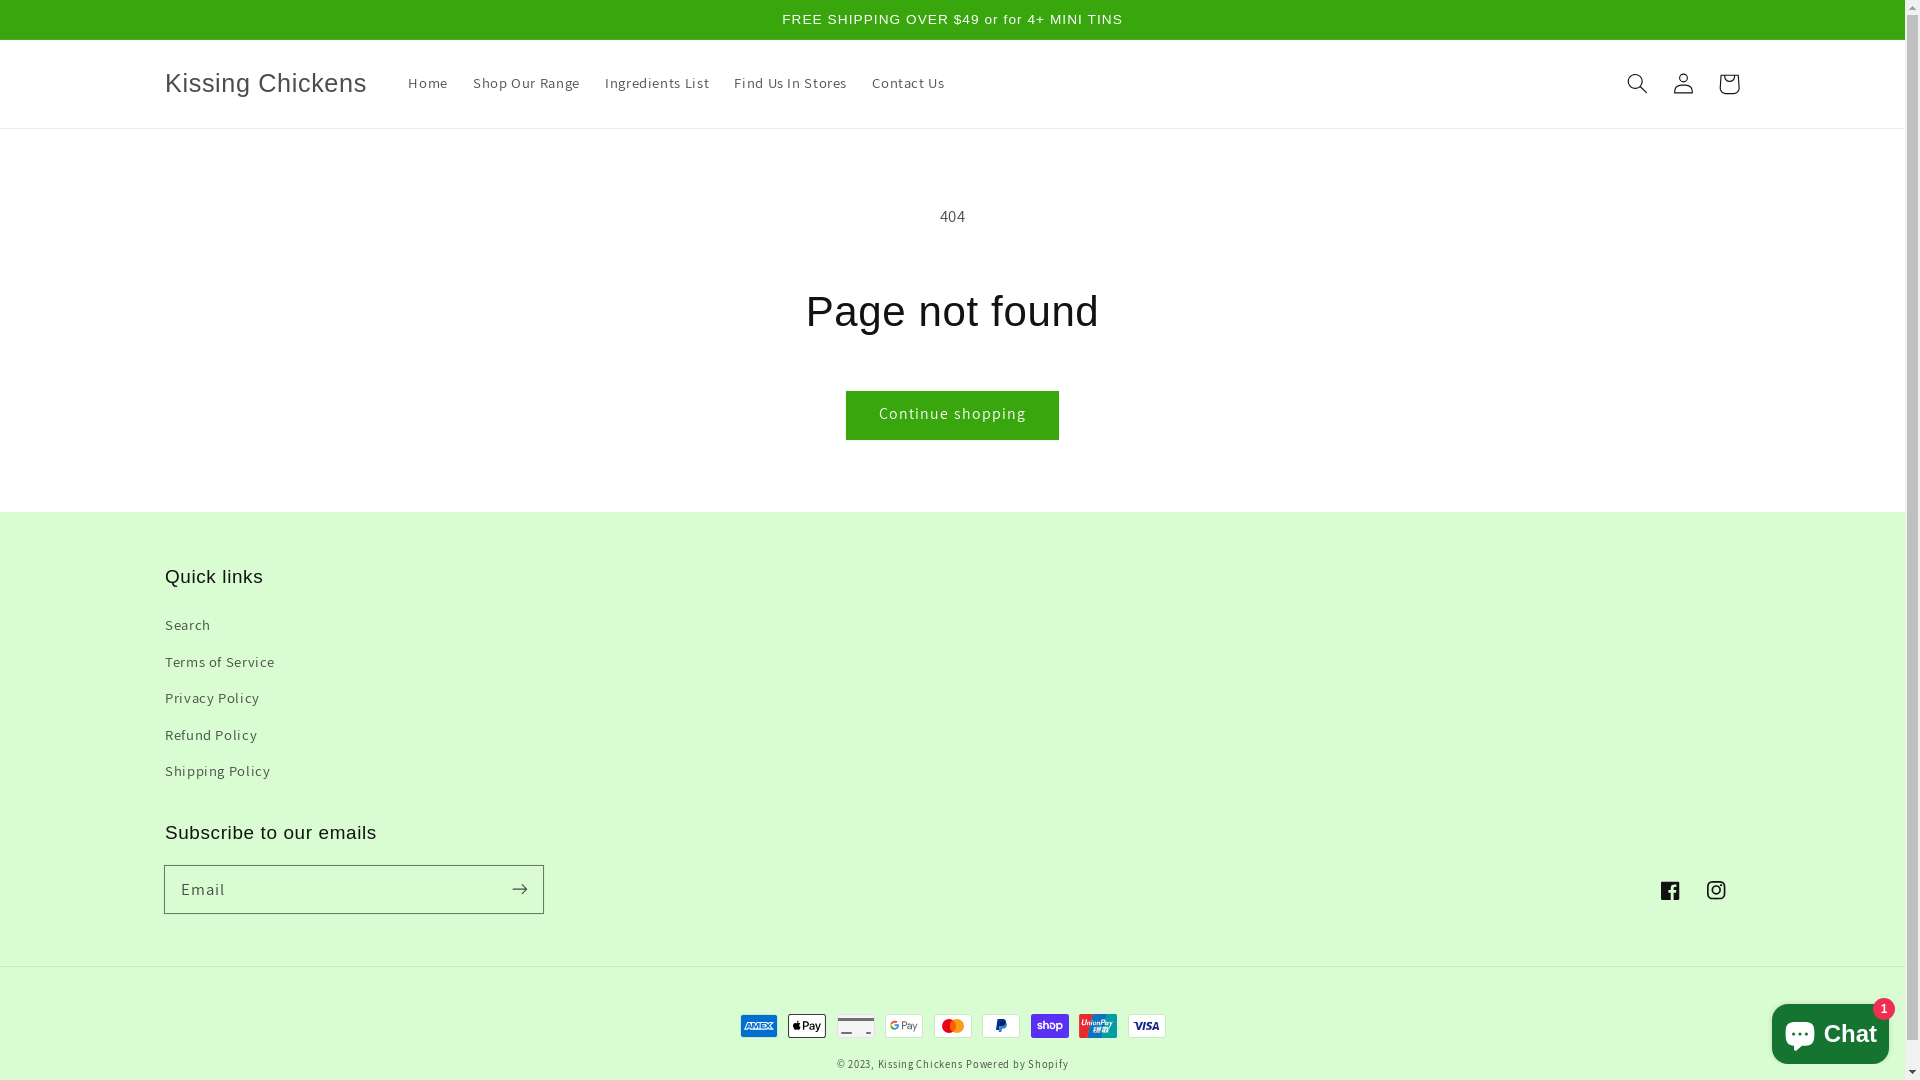  Describe the element at coordinates (1682, 83) in the screenshot. I see `'Log in'` at that location.